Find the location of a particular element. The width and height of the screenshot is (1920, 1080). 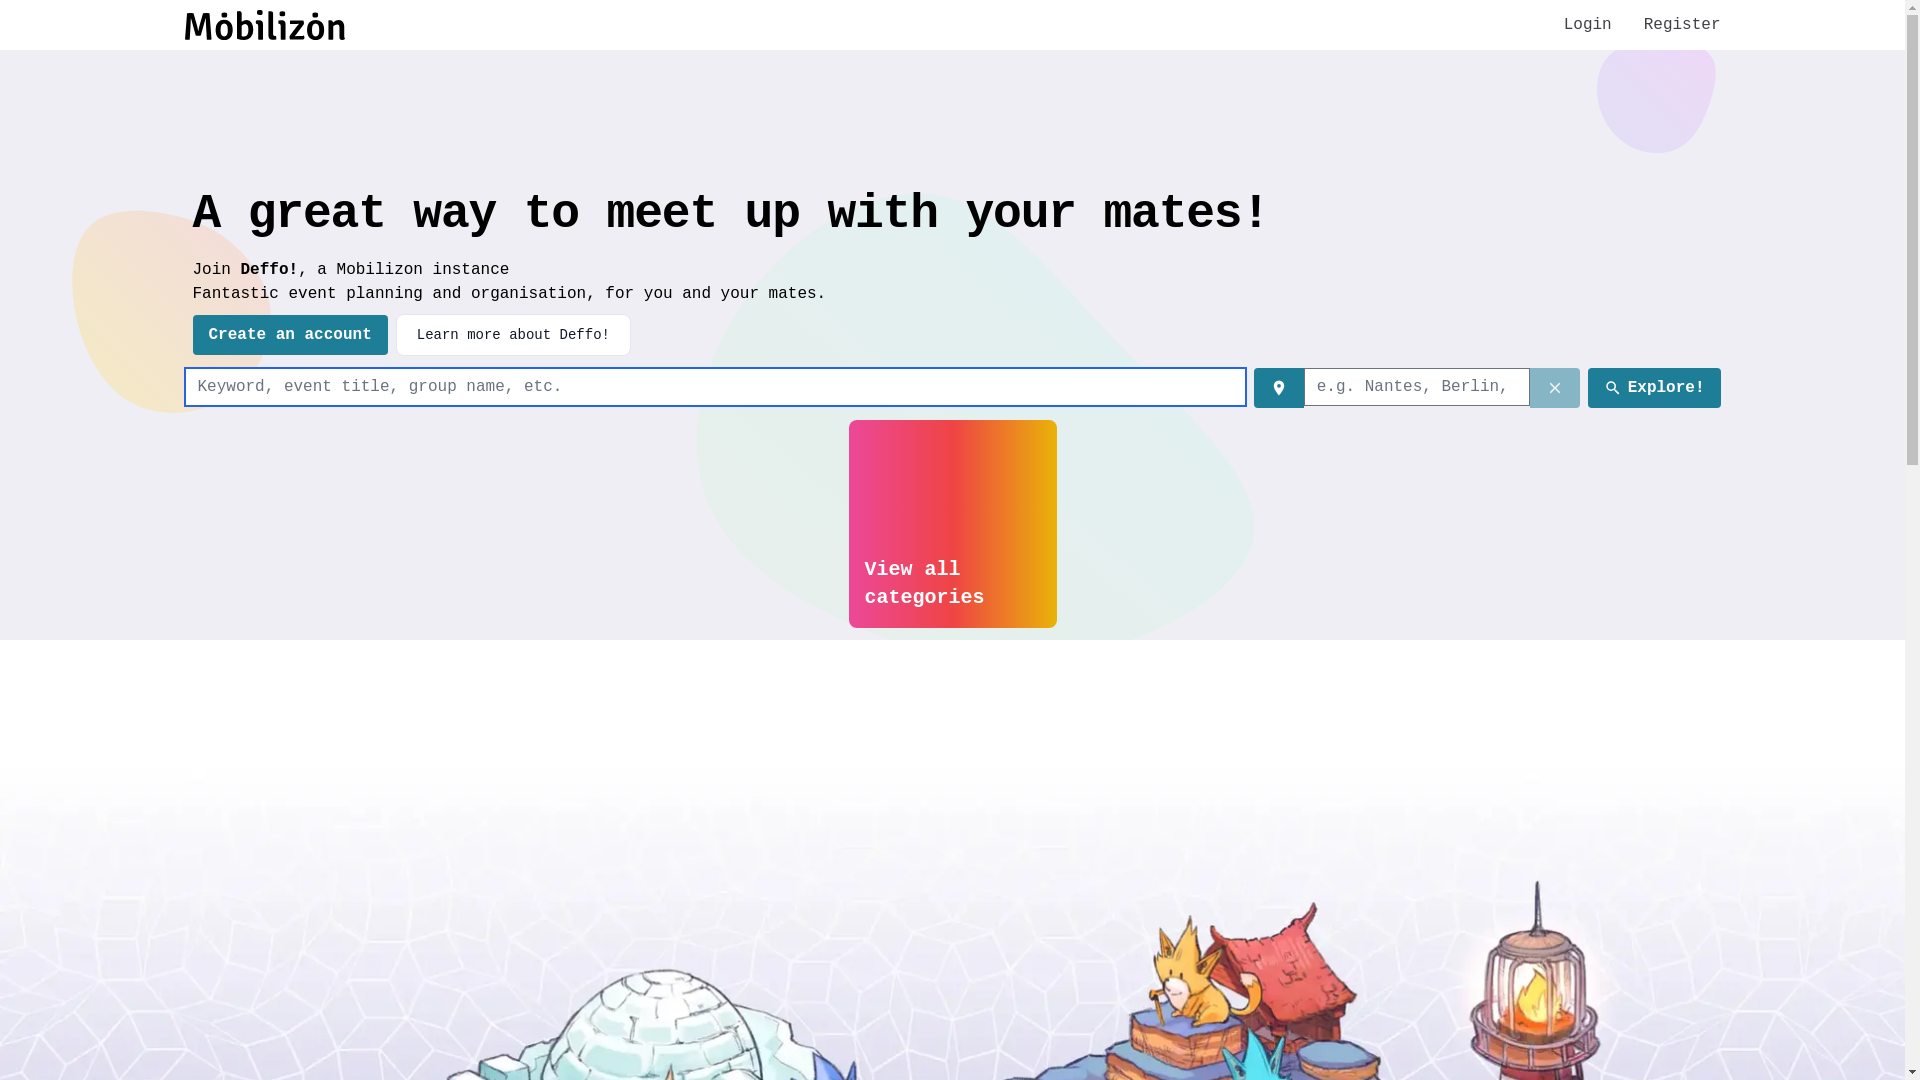

'Learn more about Deffo!' is located at coordinates (513, 334).